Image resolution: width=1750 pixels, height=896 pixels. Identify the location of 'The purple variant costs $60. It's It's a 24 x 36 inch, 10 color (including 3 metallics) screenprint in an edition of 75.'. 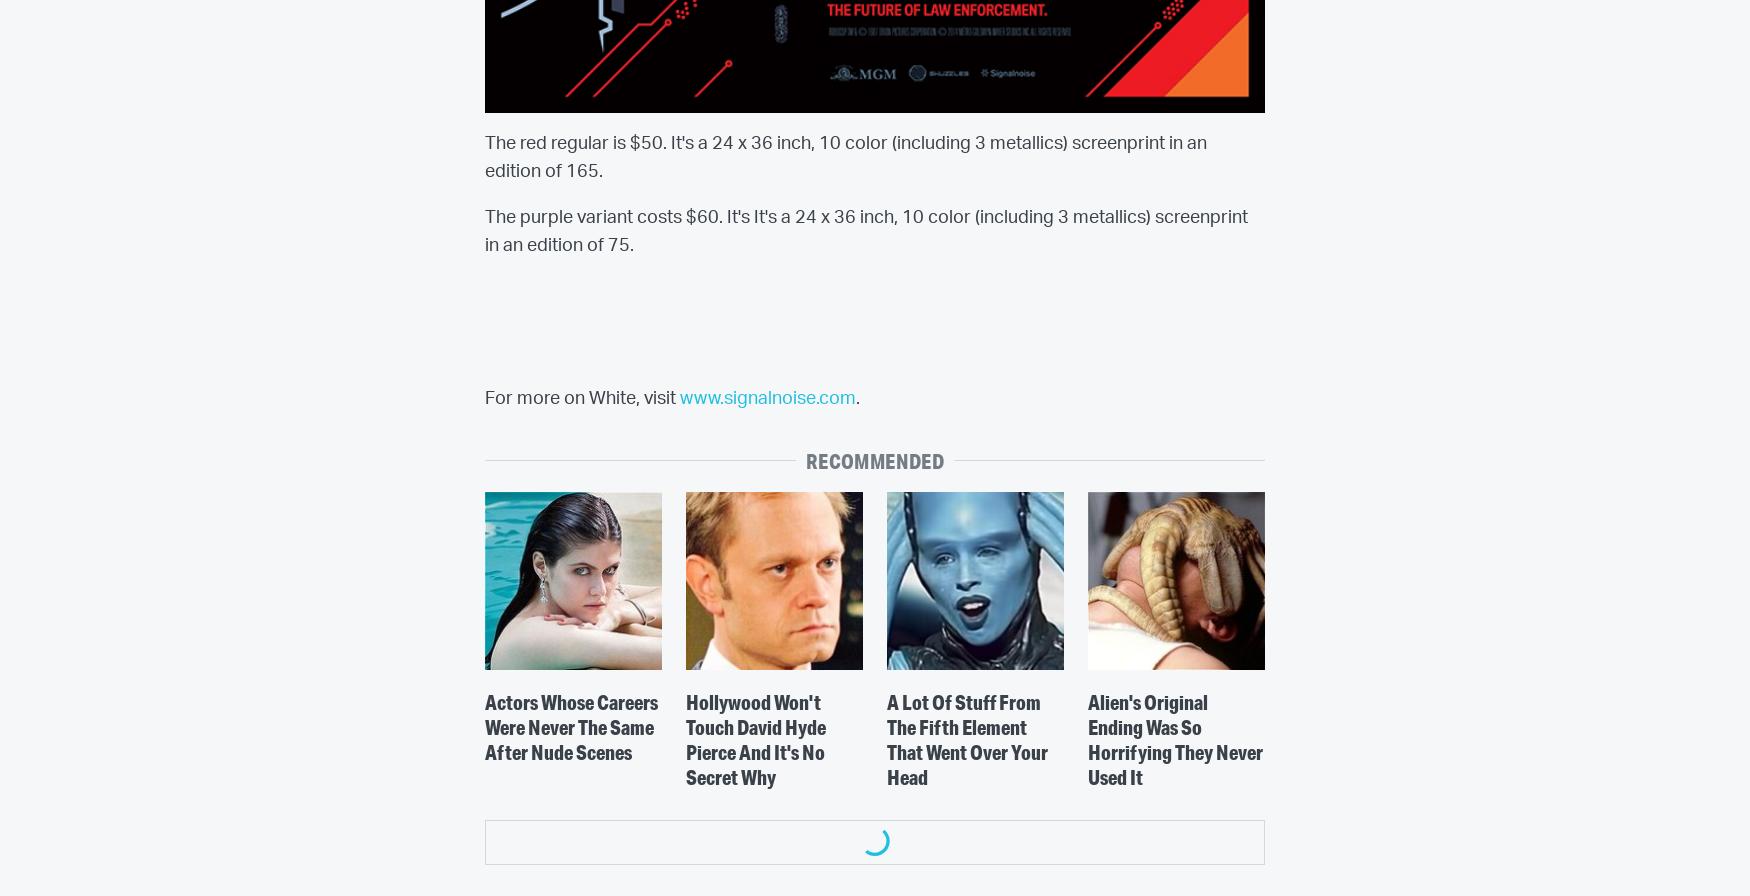
(866, 231).